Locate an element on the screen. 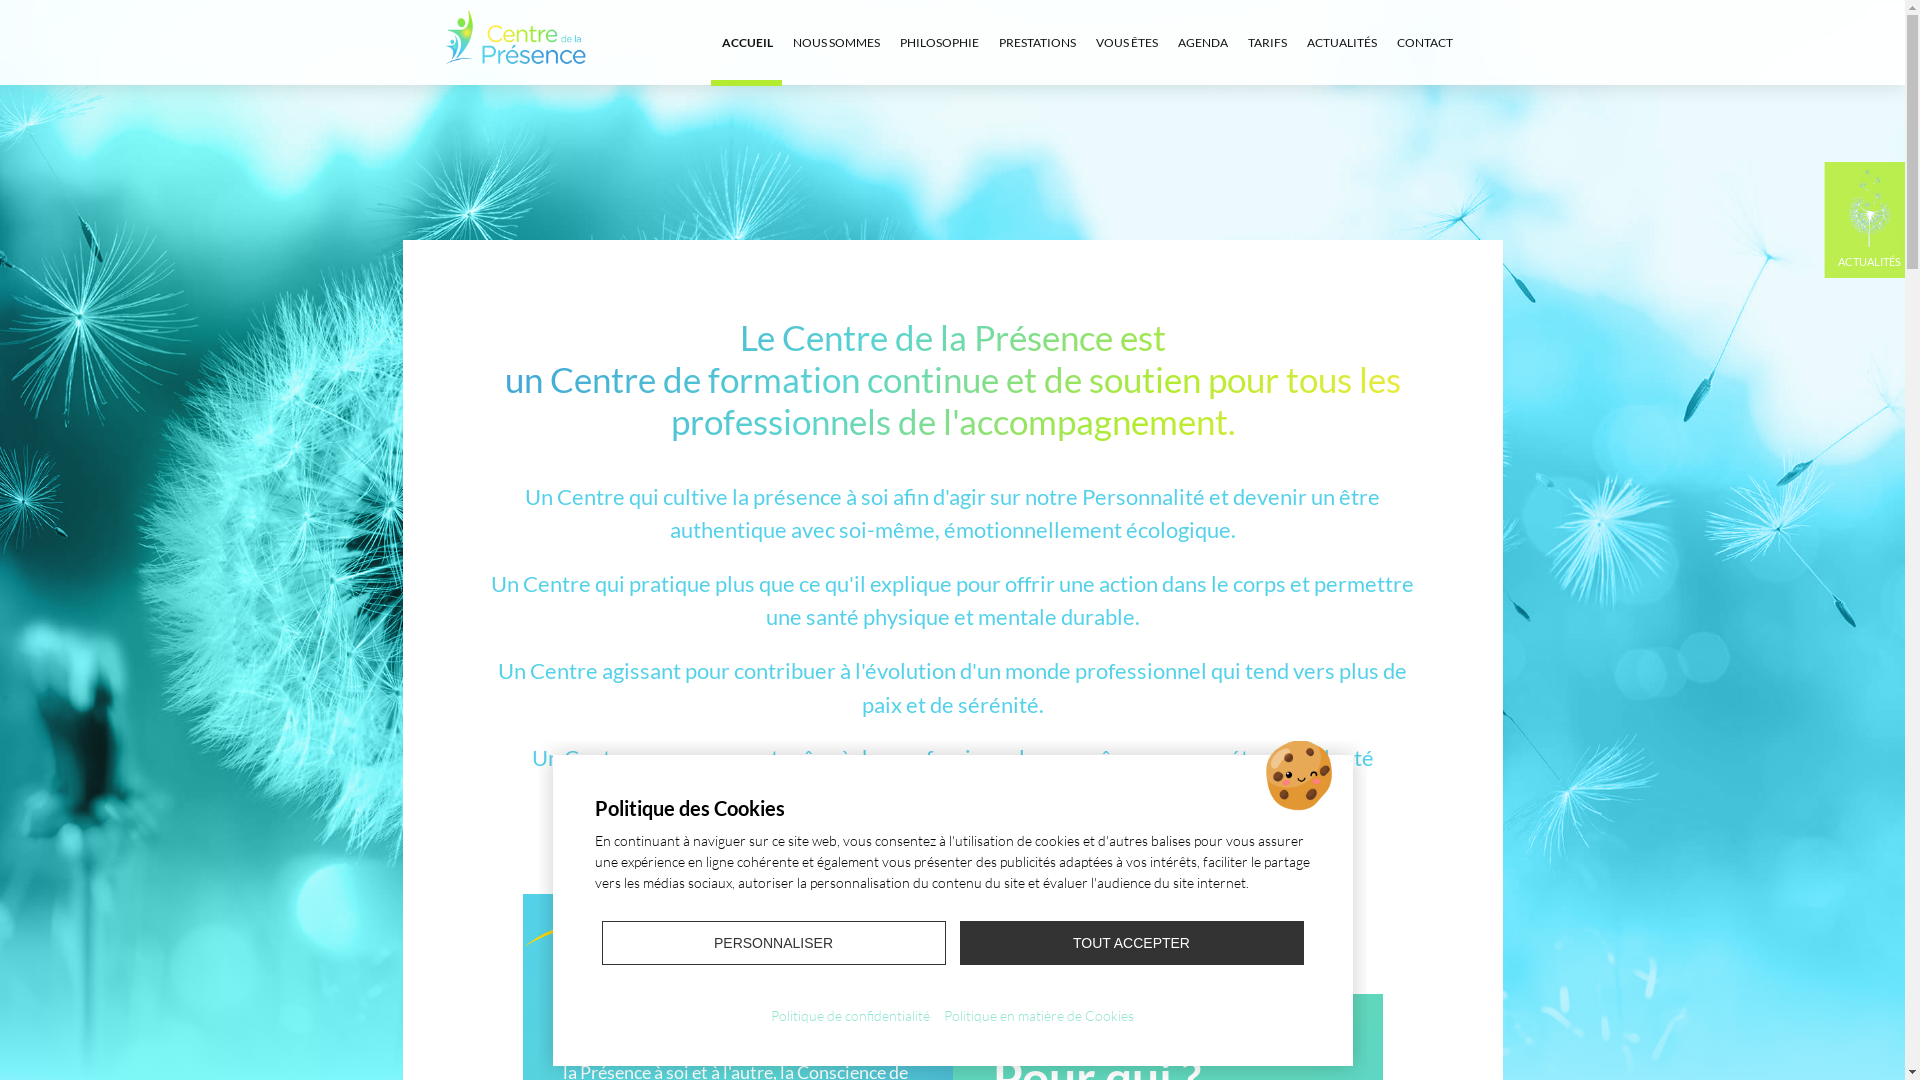  'CONTACT' is located at coordinates (1395, 42).